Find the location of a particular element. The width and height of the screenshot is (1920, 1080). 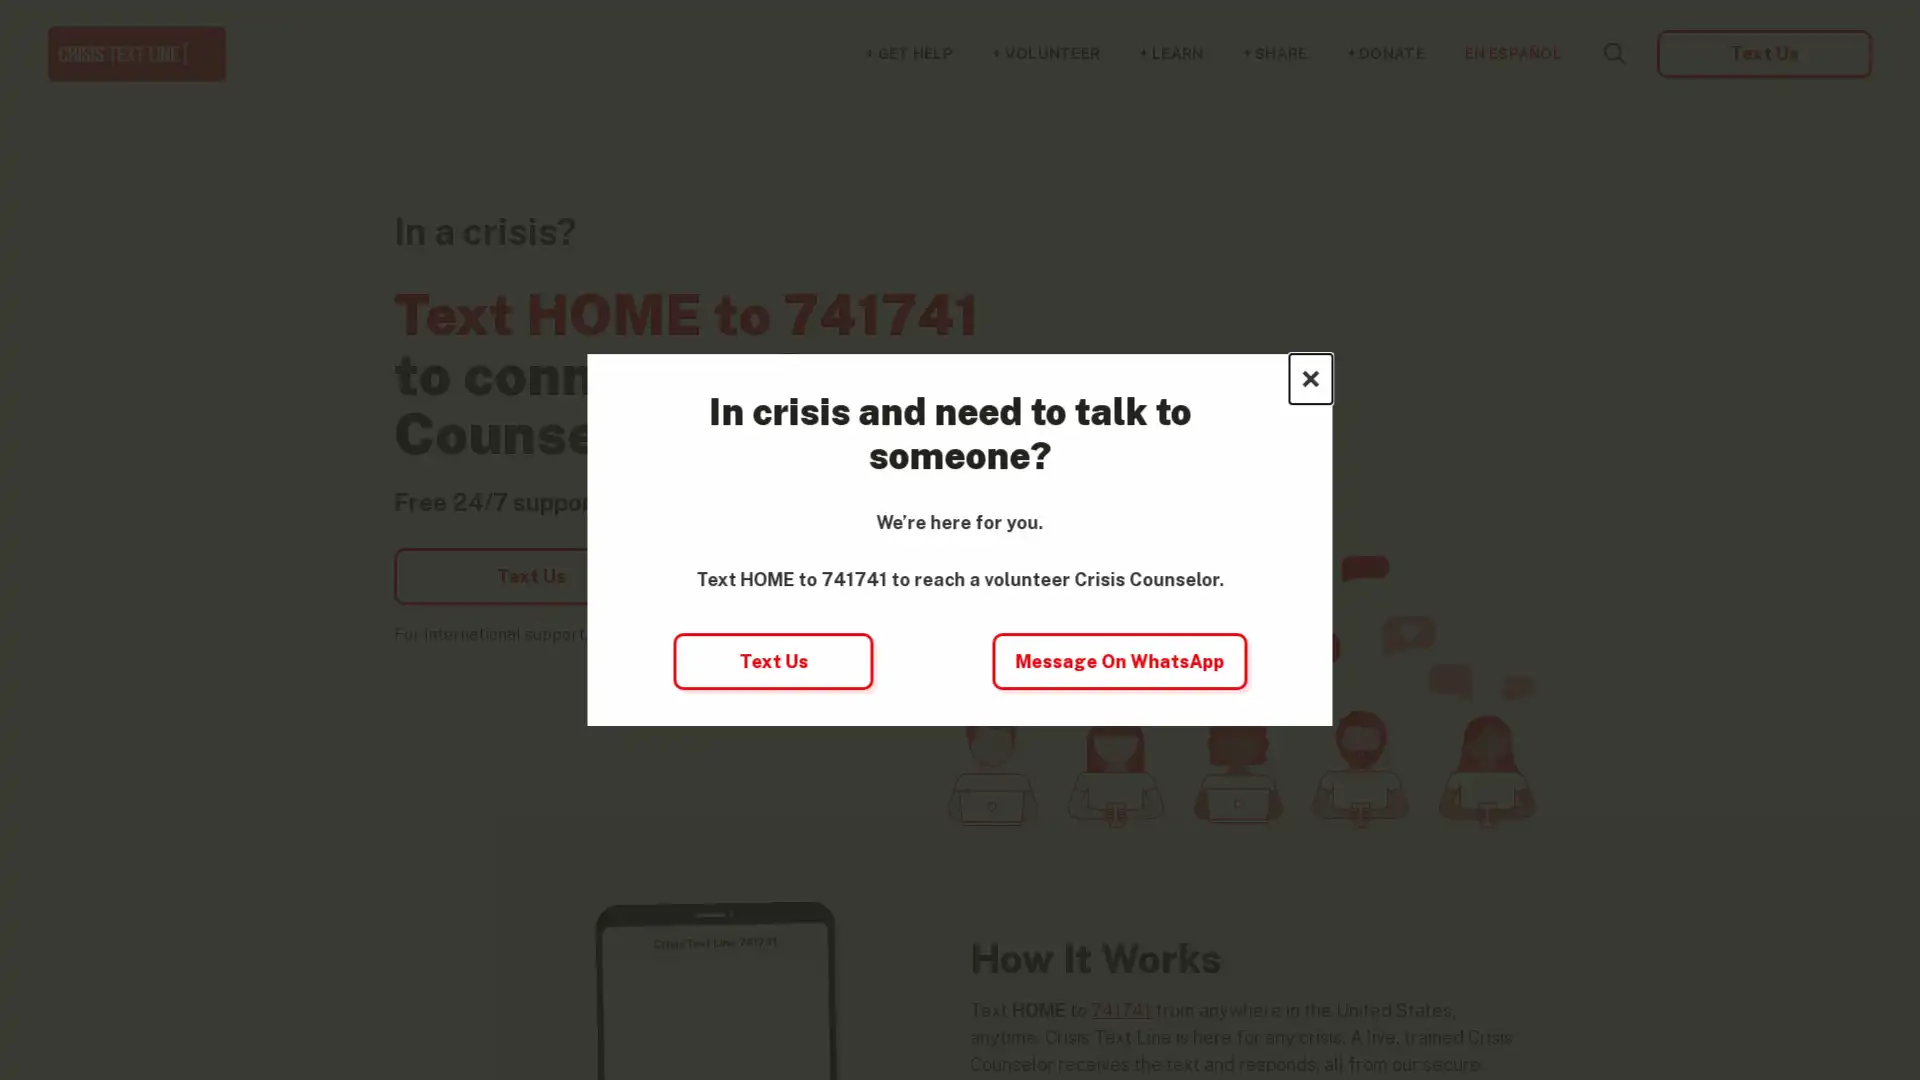

Search is located at coordinates (1614, 53).